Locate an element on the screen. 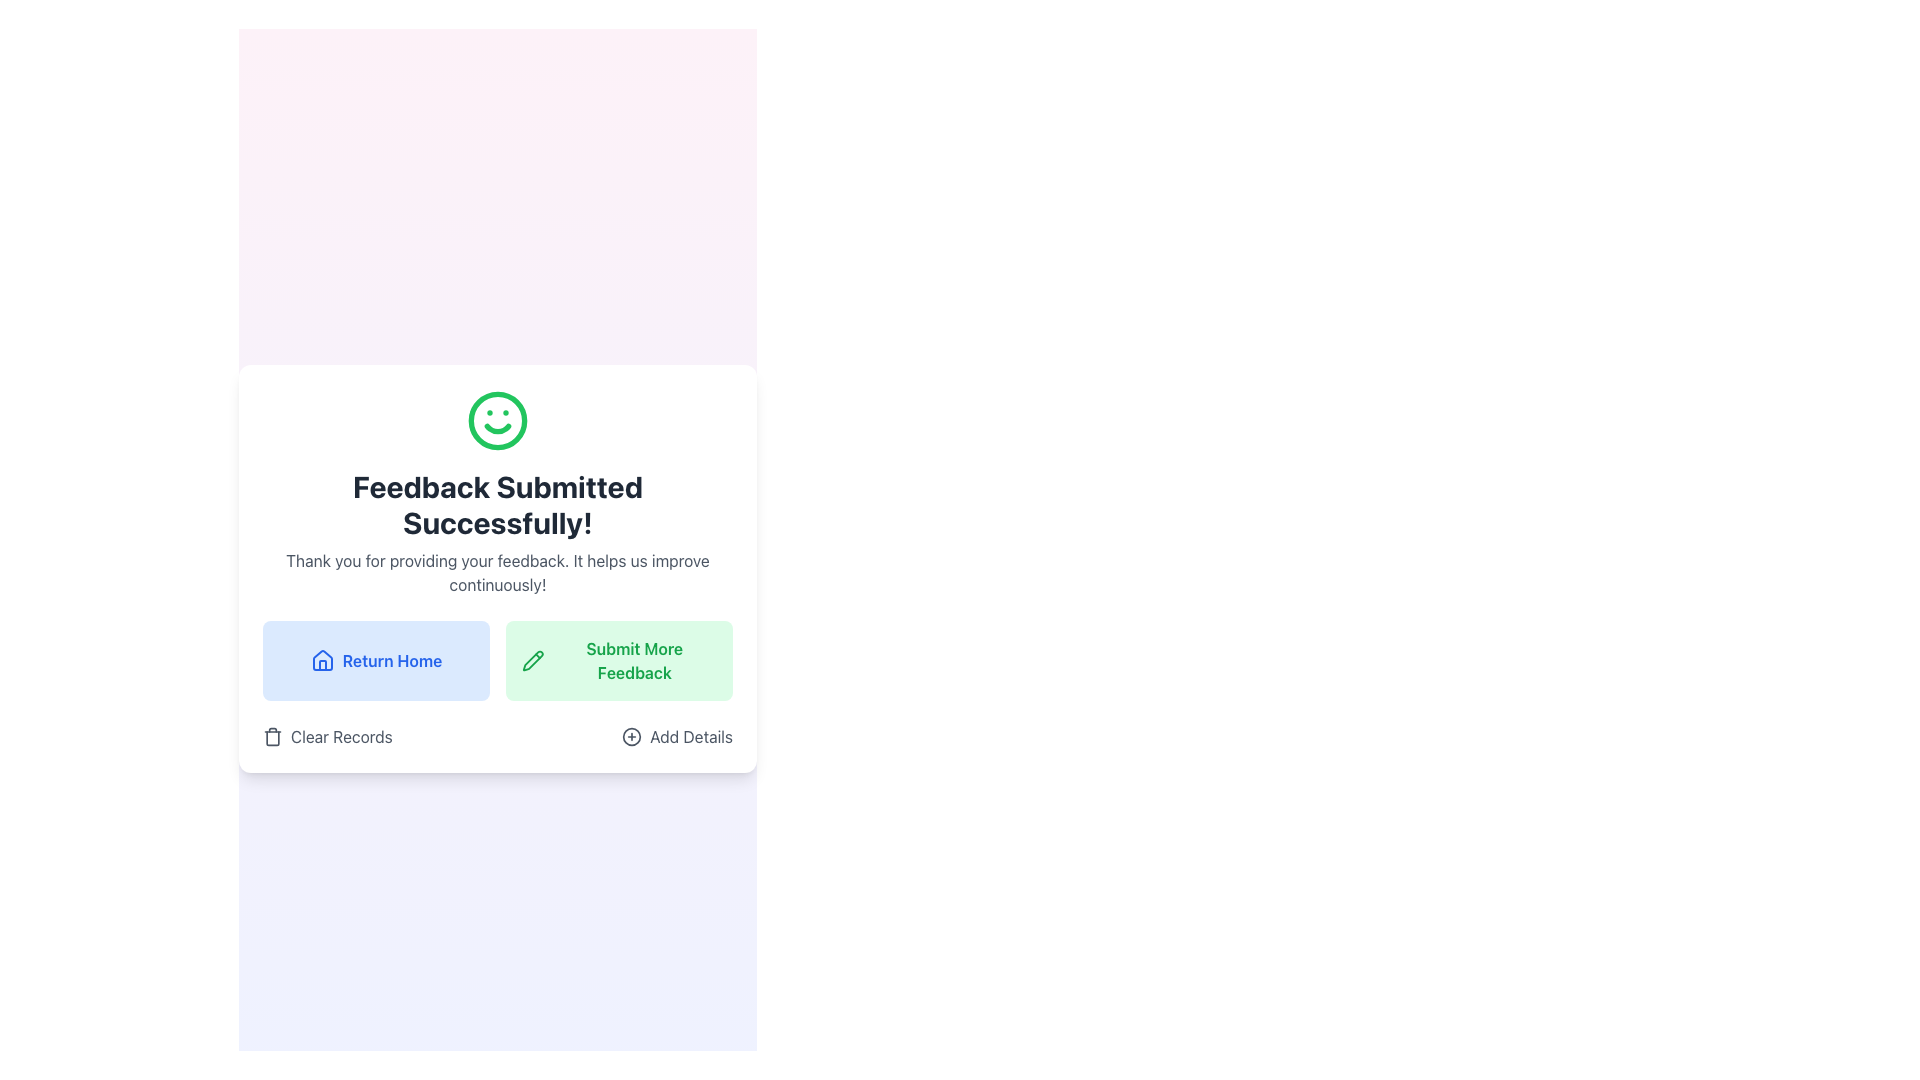 The width and height of the screenshot is (1920, 1080). the 'Clear Records' button, which is styled in muted gray with a trashcan icon, located to the left of 'Add Details' in the bottom row of the card-like interface is located at coordinates (327, 736).